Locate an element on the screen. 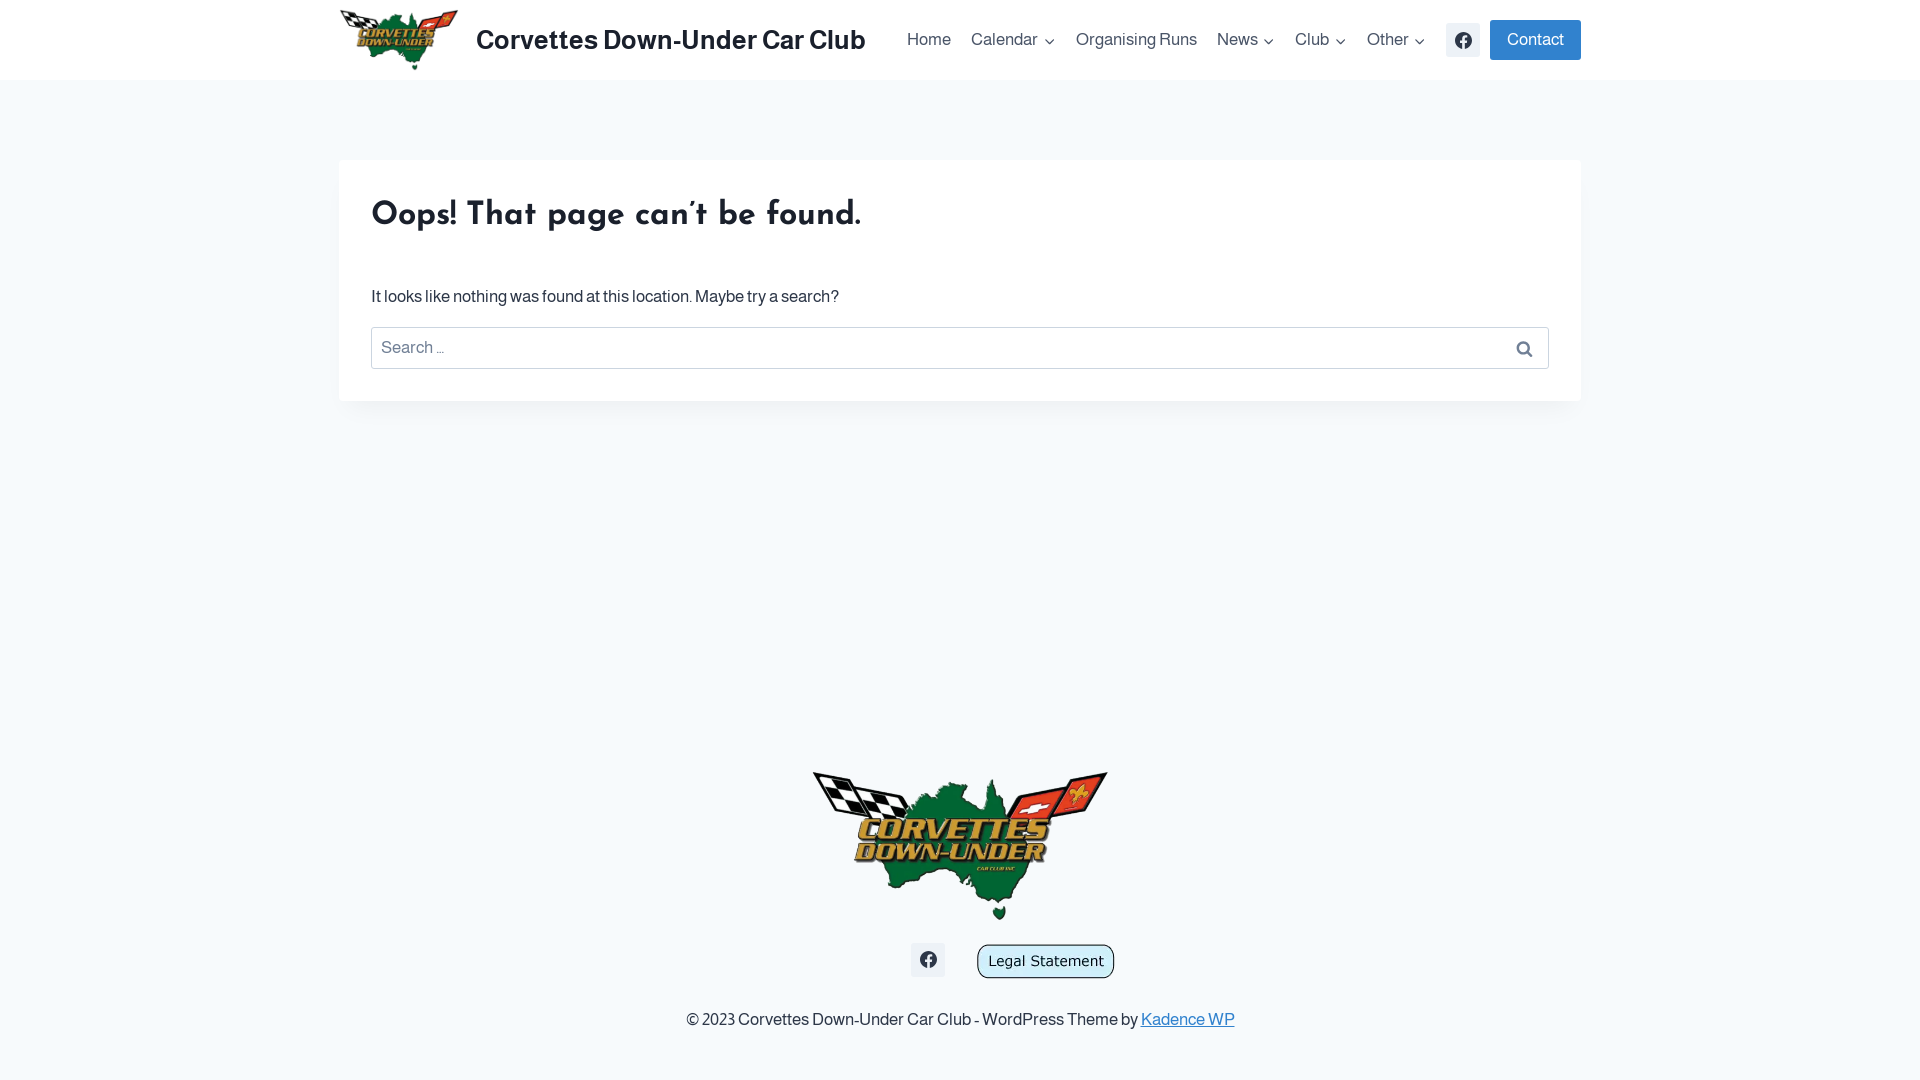 Image resolution: width=1920 pixels, height=1080 pixels. 'Club' is located at coordinates (1285, 39).